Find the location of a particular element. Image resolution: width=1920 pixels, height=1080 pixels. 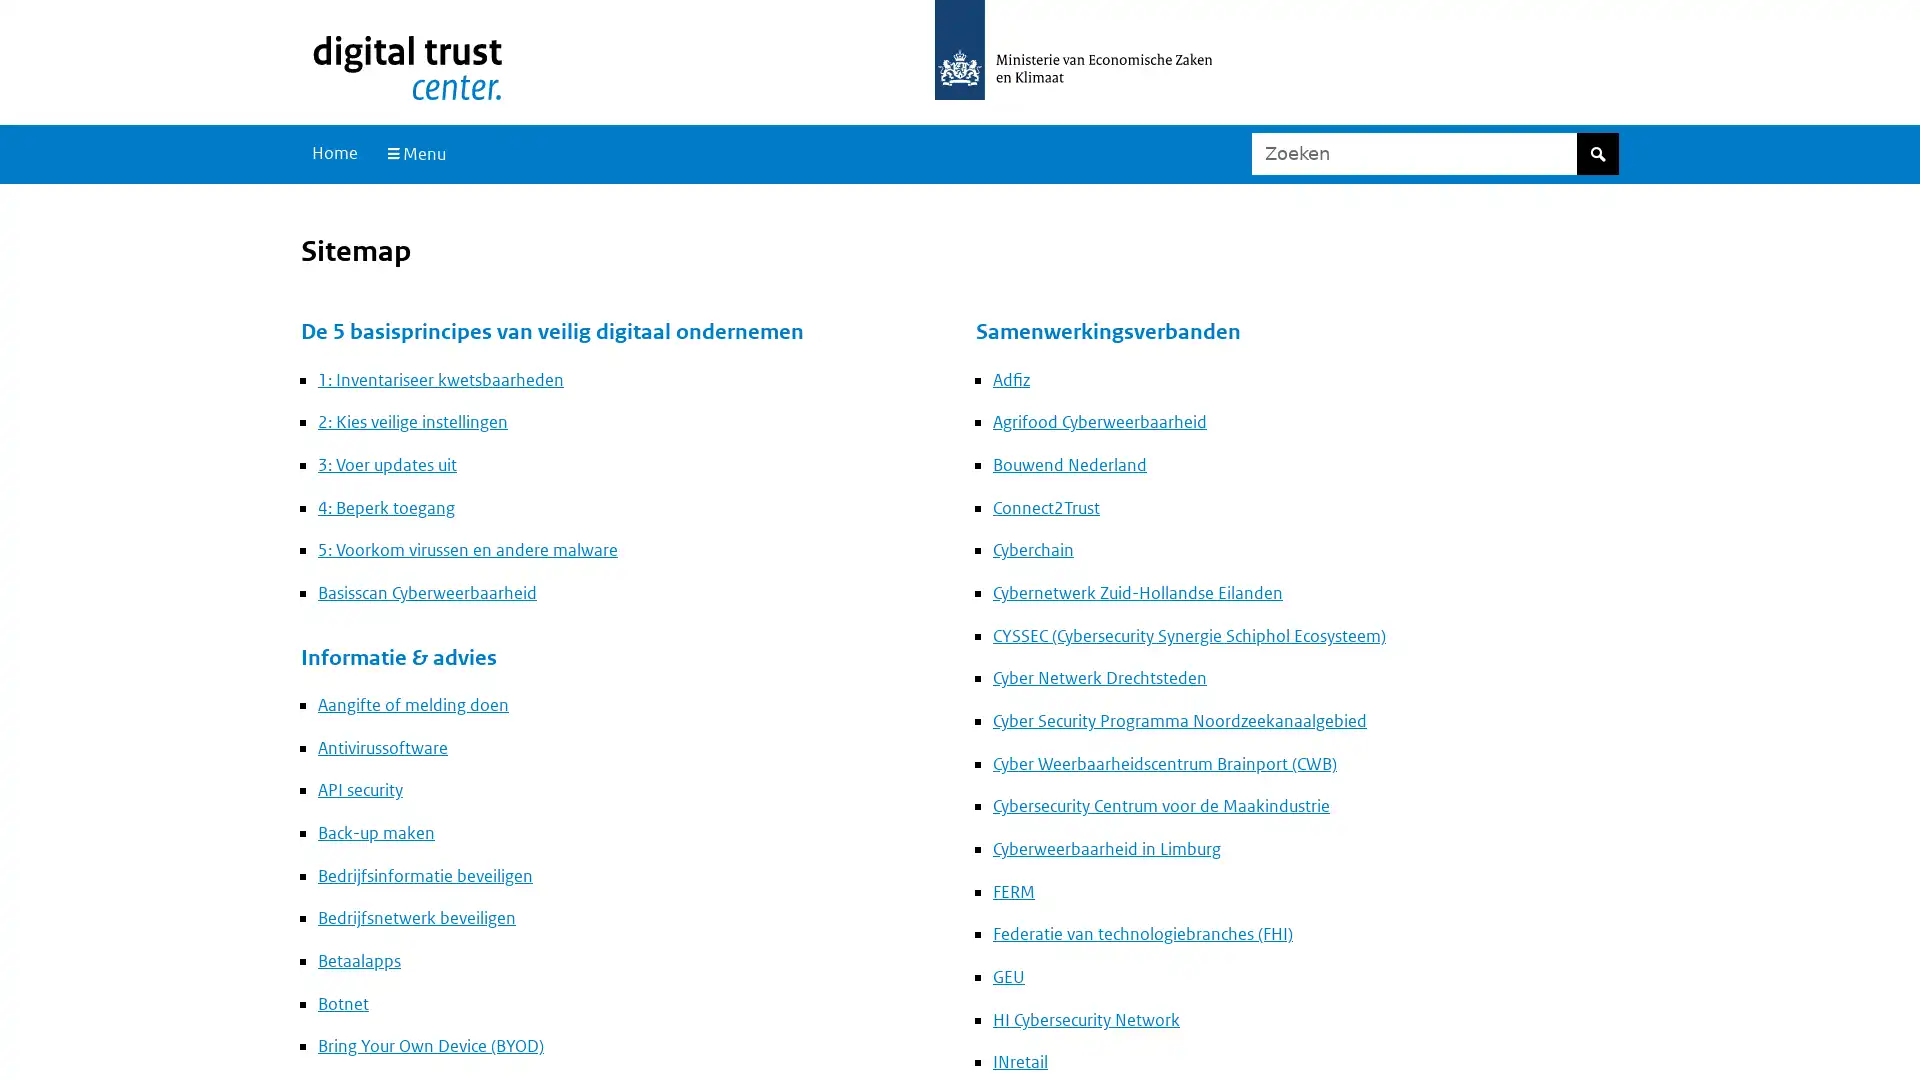

Zoeken is located at coordinates (1596, 153).